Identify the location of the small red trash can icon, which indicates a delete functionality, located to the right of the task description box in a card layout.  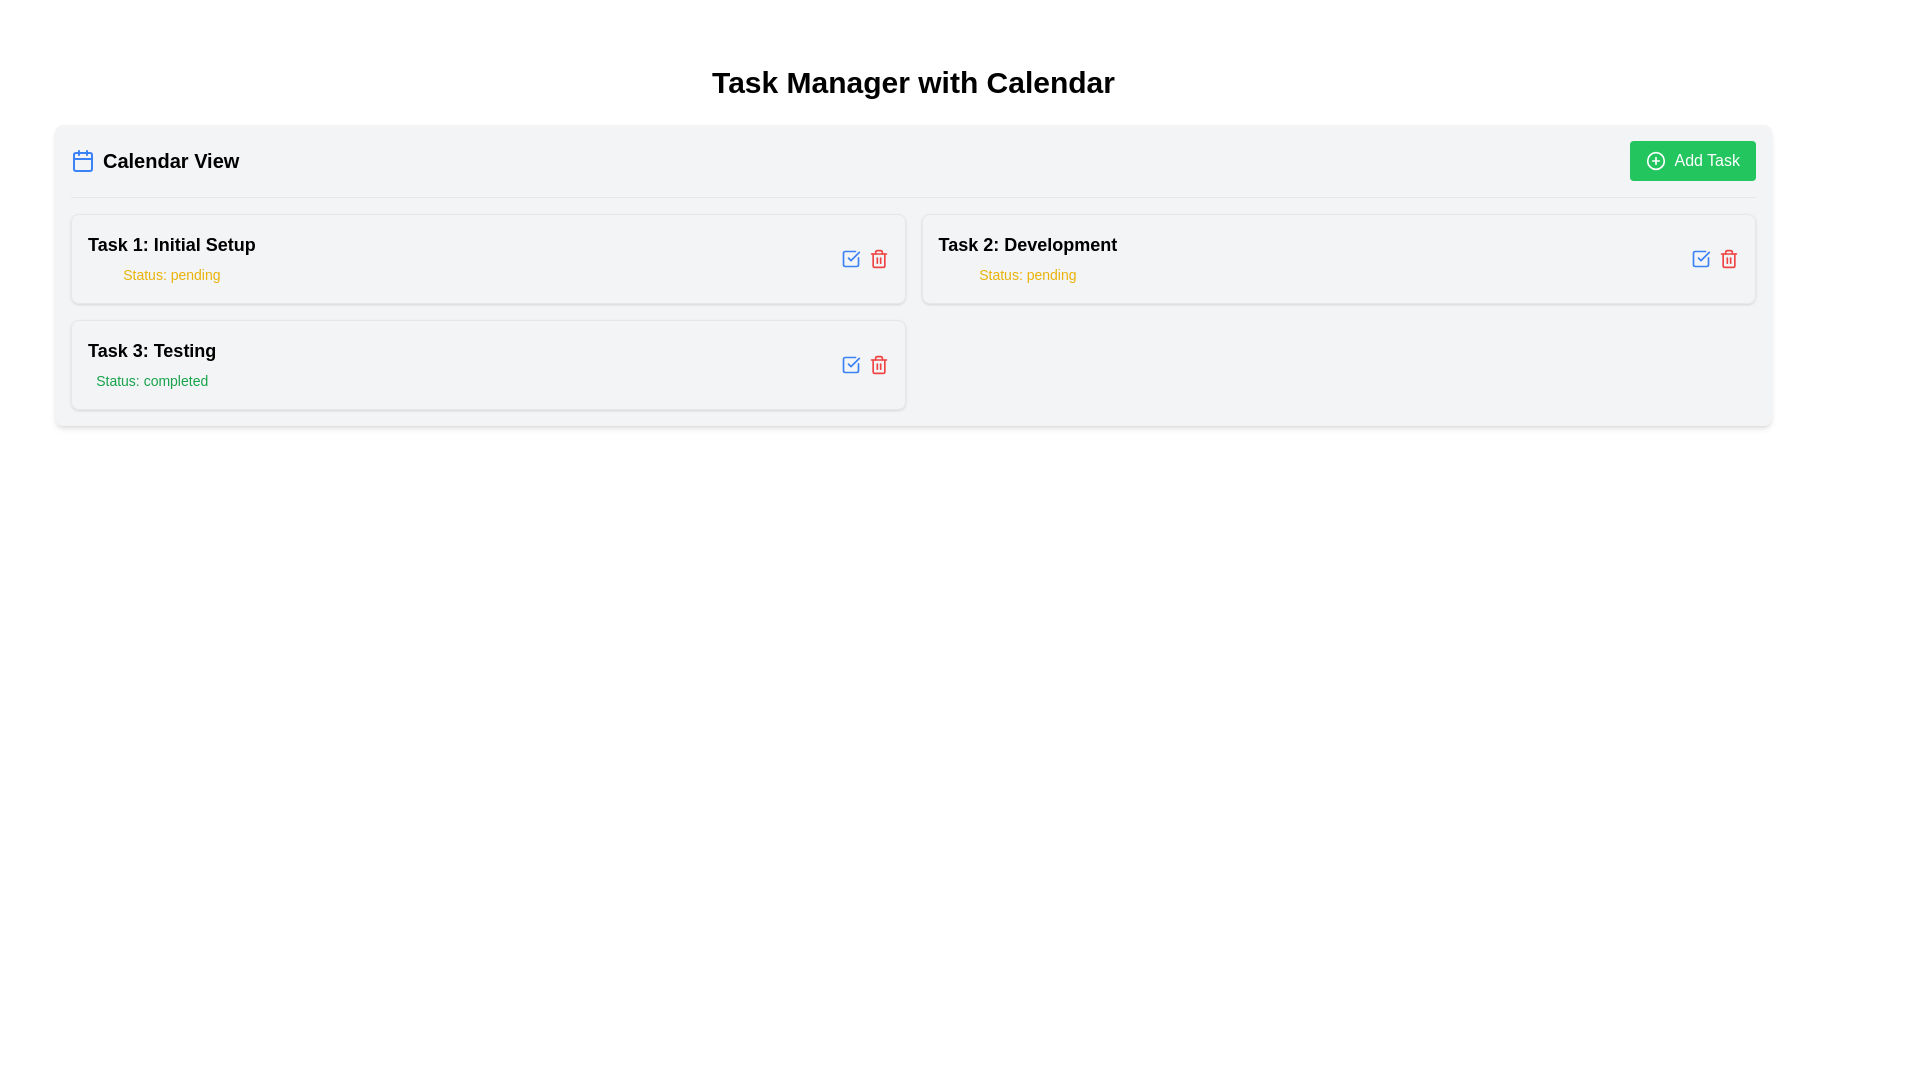
(878, 365).